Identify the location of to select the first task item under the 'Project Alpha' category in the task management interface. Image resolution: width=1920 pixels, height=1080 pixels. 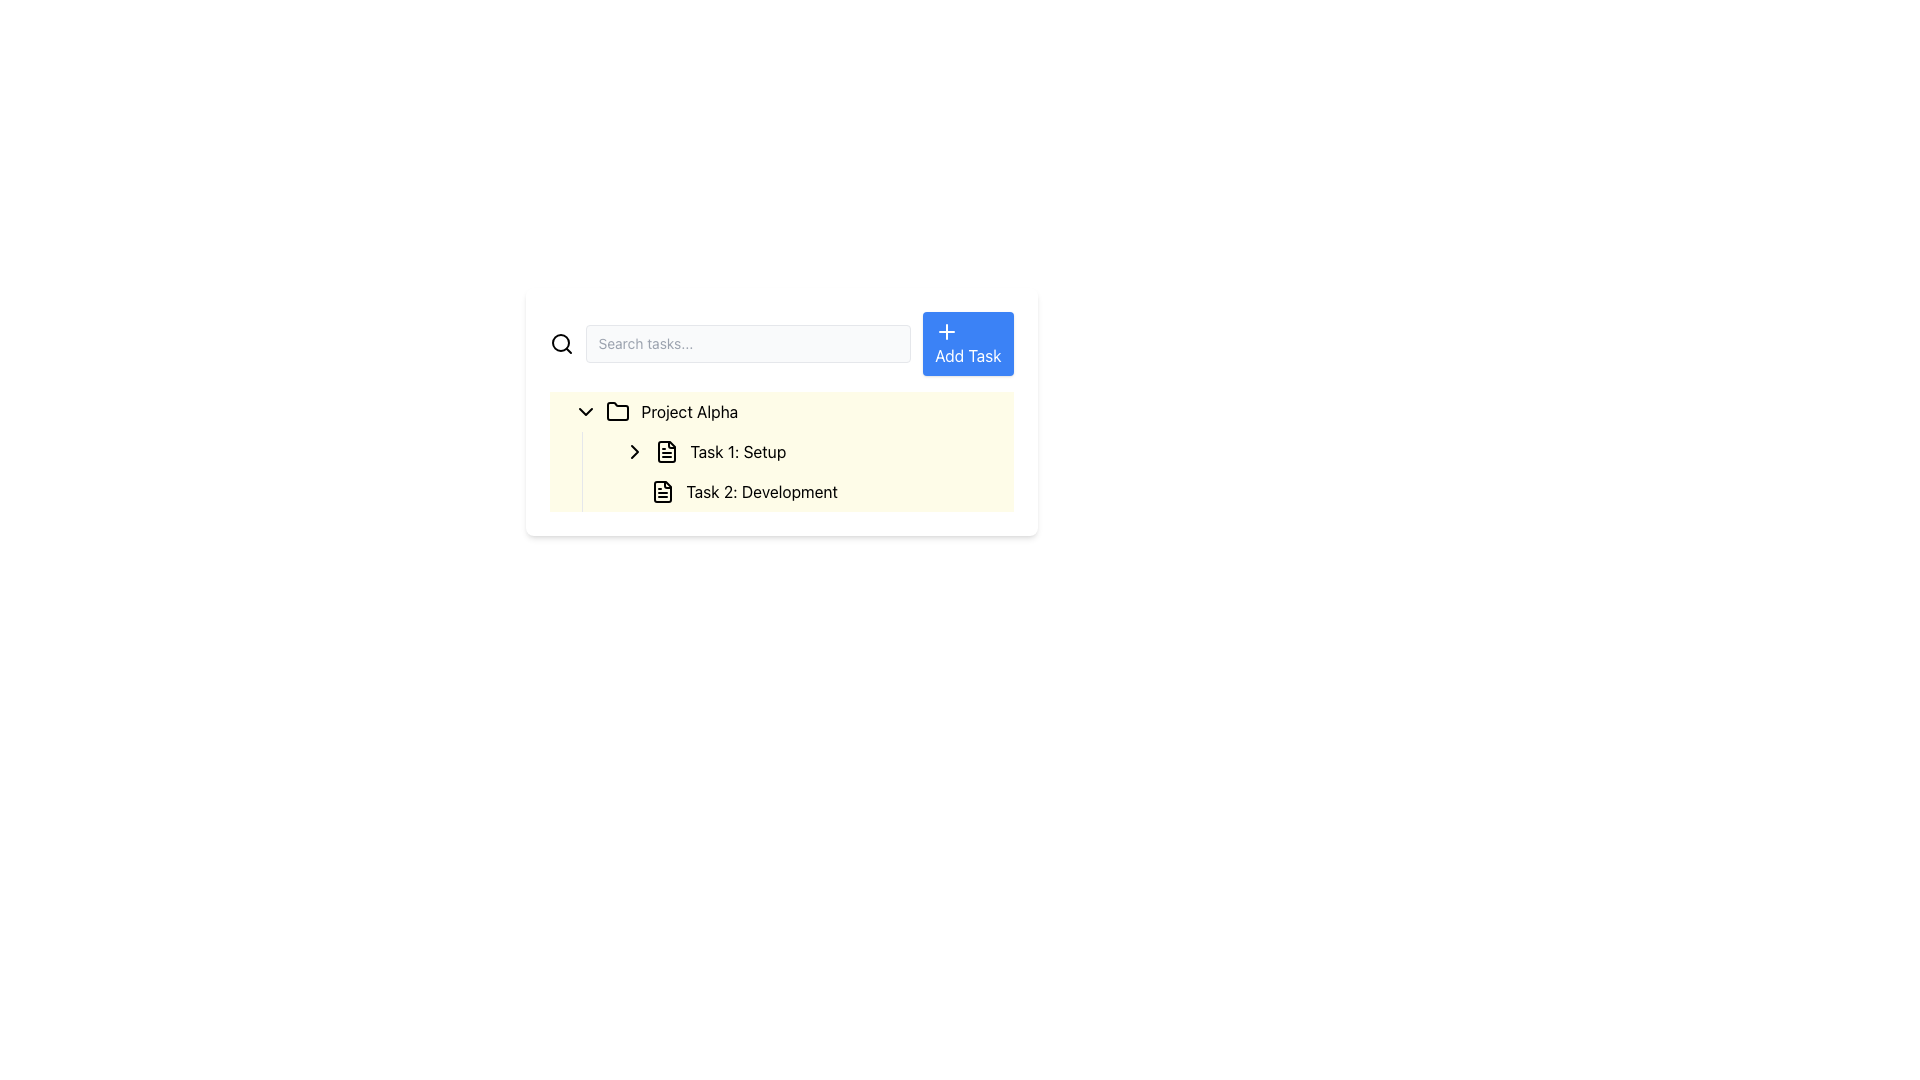
(780, 451).